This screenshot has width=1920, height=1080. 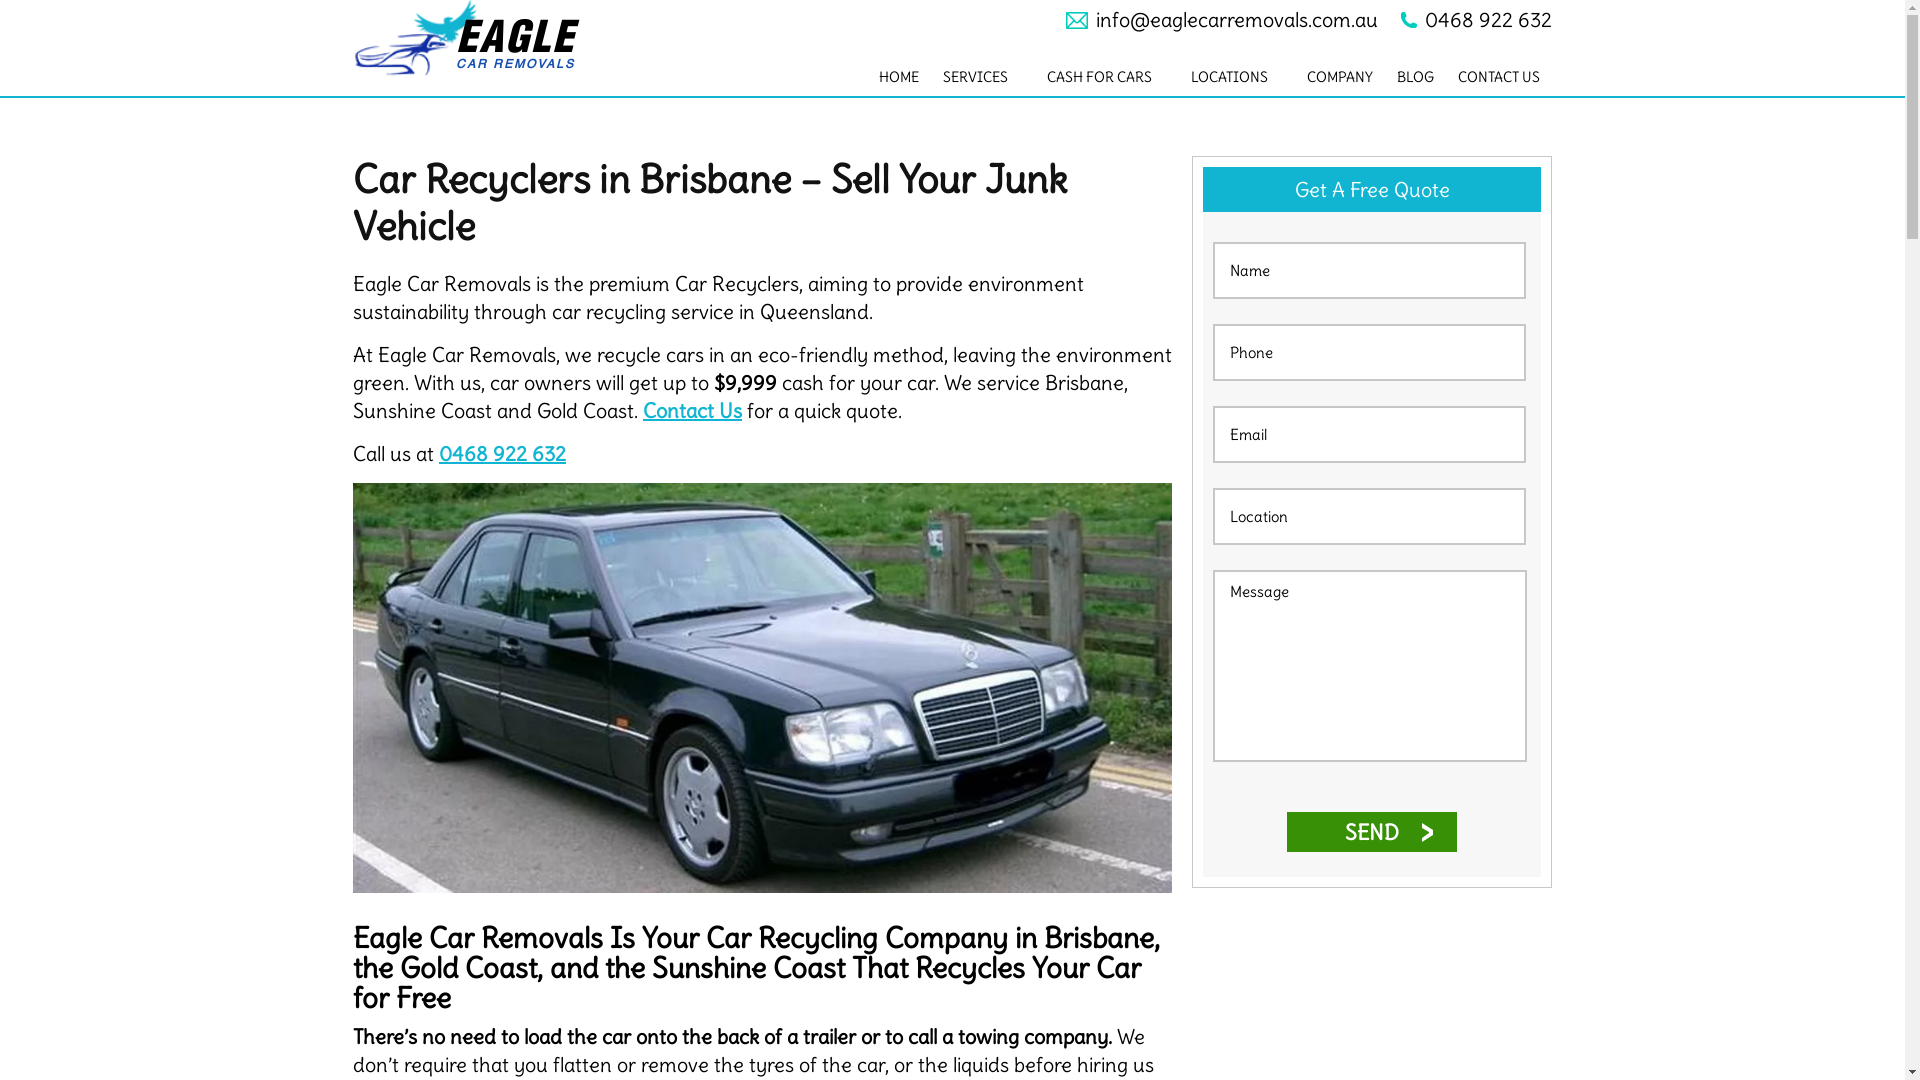 What do you see at coordinates (1295, 76) in the screenshot?
I see `'COMPANY'` at bounding box center [1295, 76].